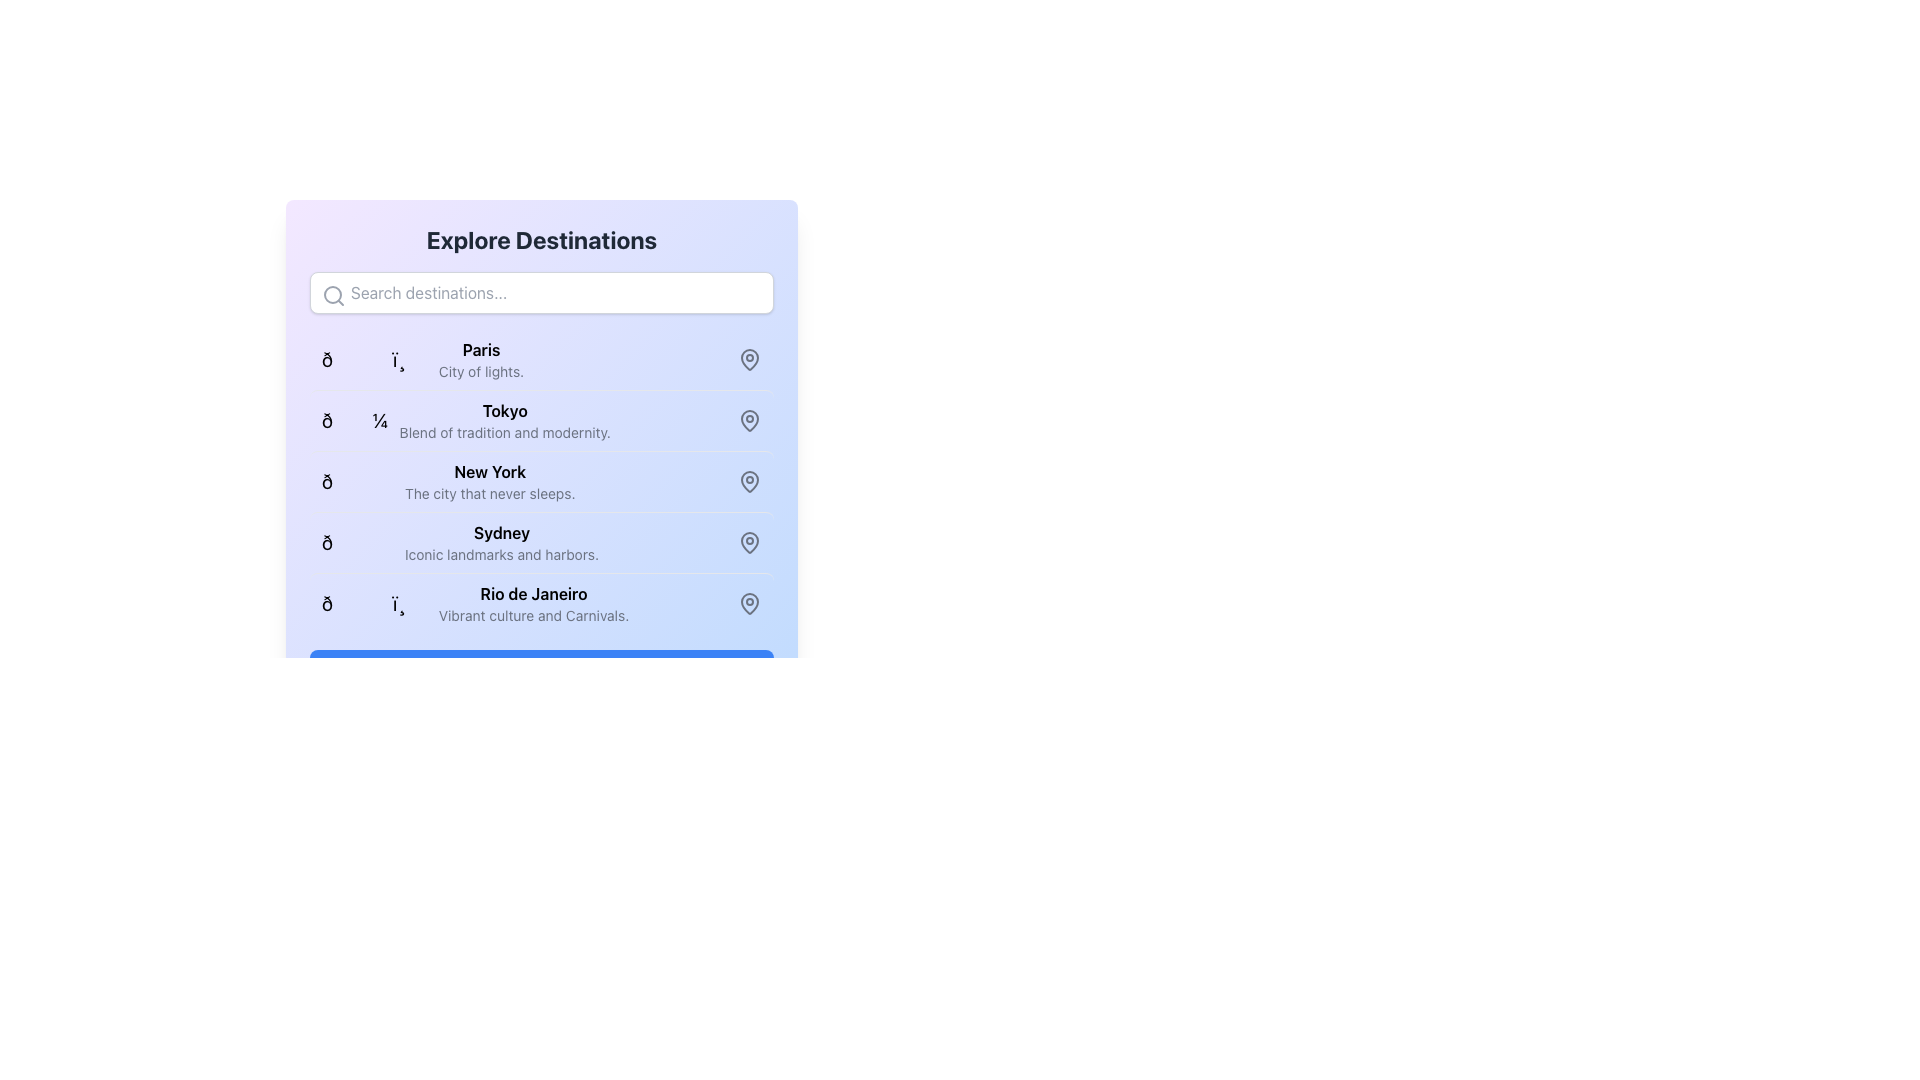 This screenshot has width=1920, height=1080. I want to click on the static text element displaying 'New York', which identifies this specific entry in the list of destinations, so click(490, 471).